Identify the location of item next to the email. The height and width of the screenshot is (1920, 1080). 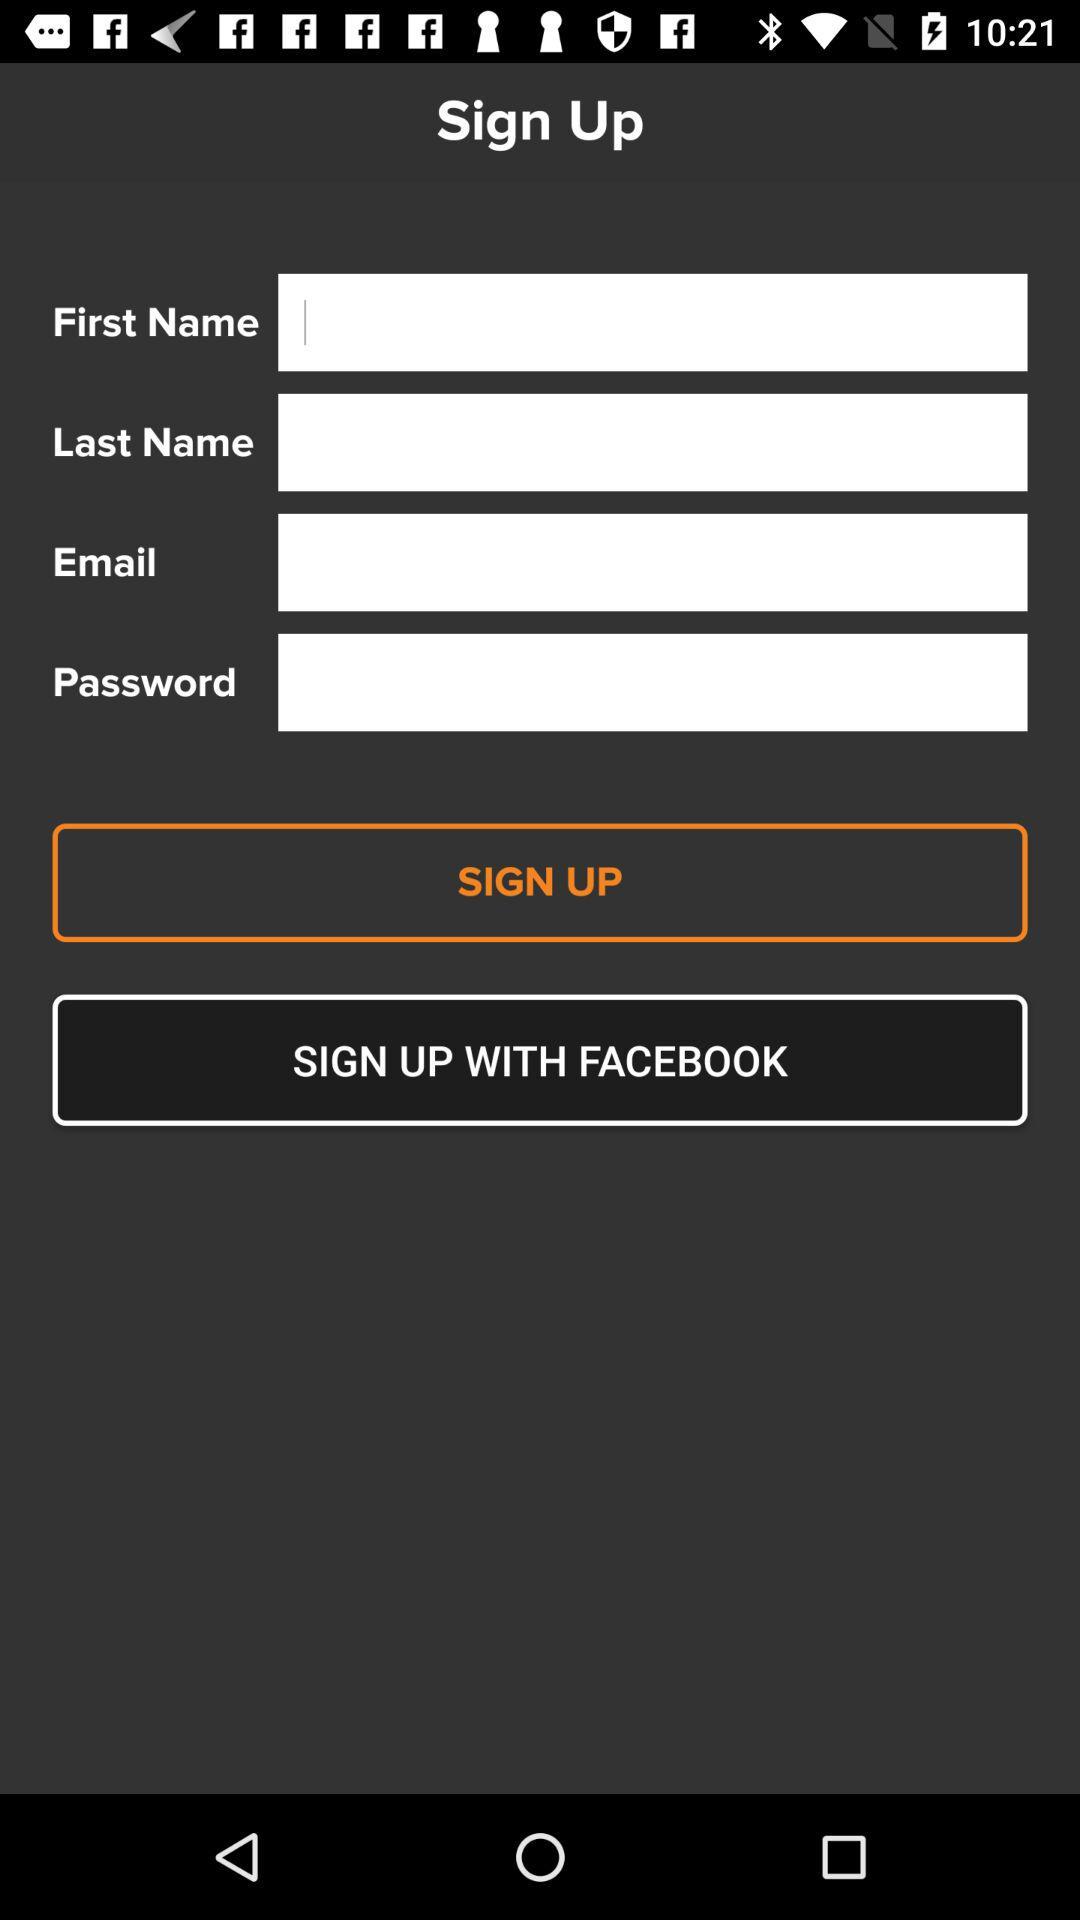
(652, 561).